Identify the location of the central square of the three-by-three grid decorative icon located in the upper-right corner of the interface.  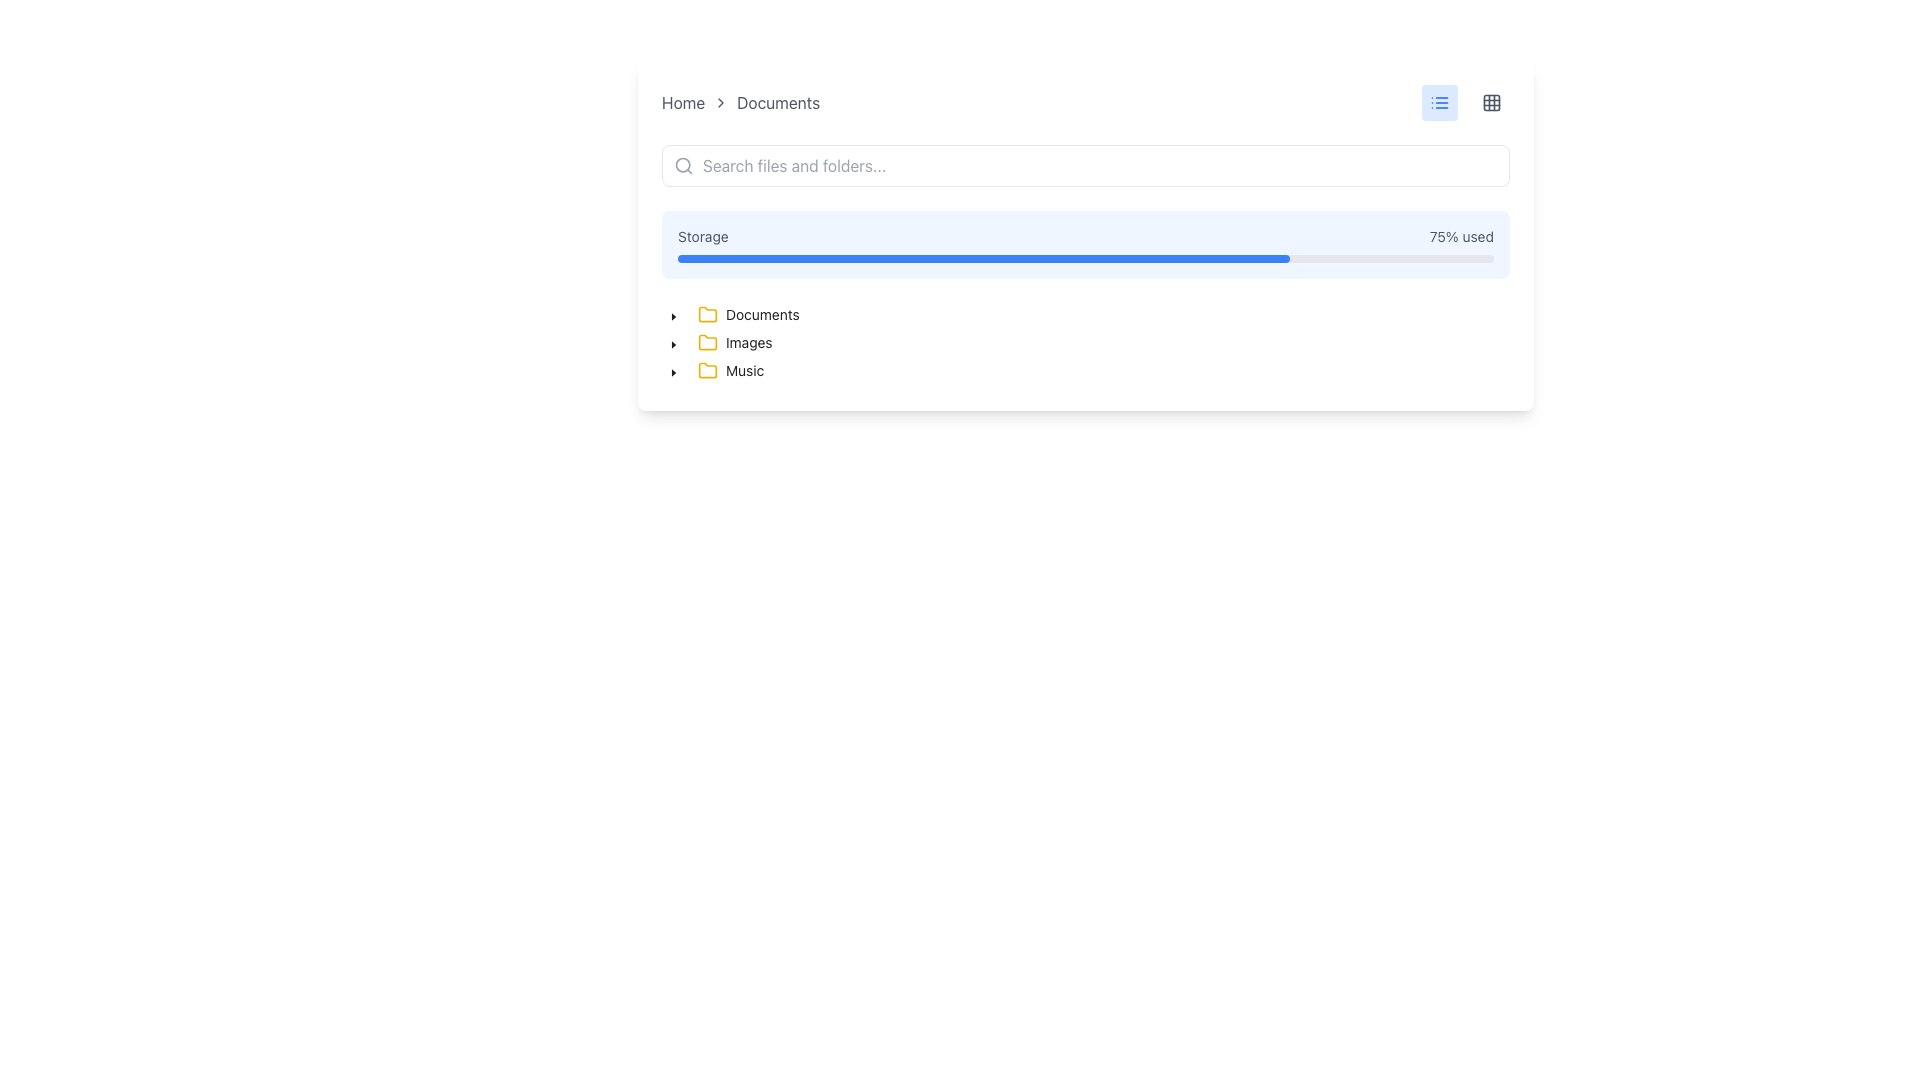
(1492, 103).